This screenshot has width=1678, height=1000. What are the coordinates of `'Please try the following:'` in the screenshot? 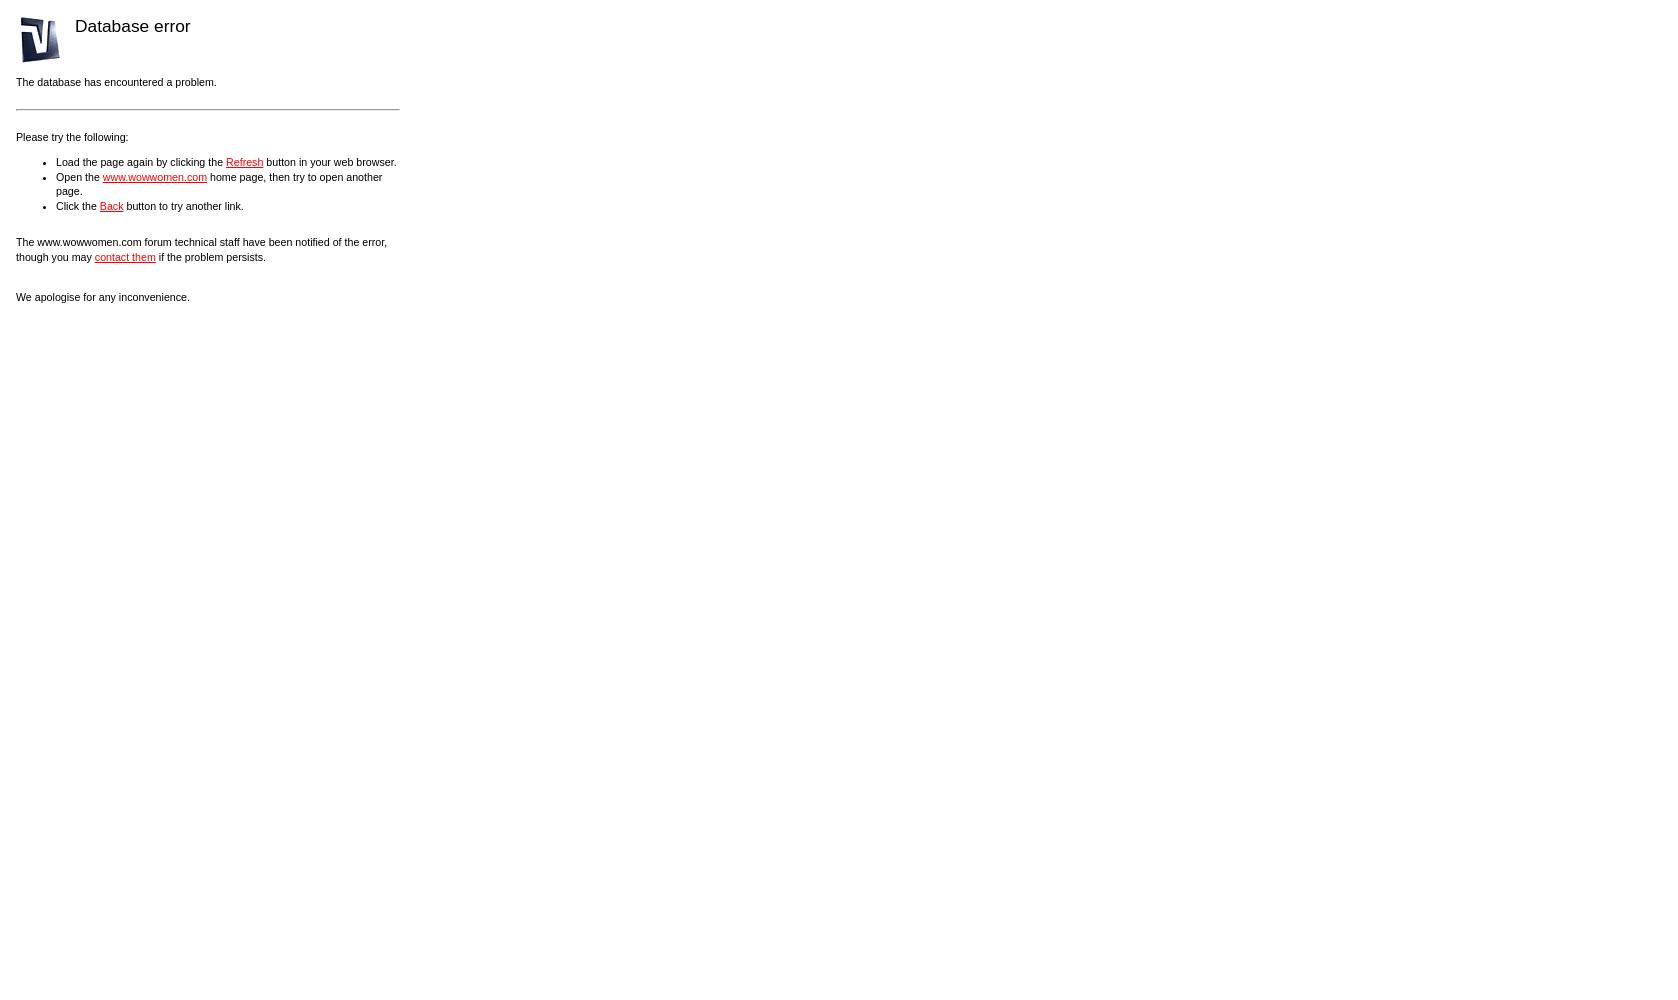 It's located at (71, 136).